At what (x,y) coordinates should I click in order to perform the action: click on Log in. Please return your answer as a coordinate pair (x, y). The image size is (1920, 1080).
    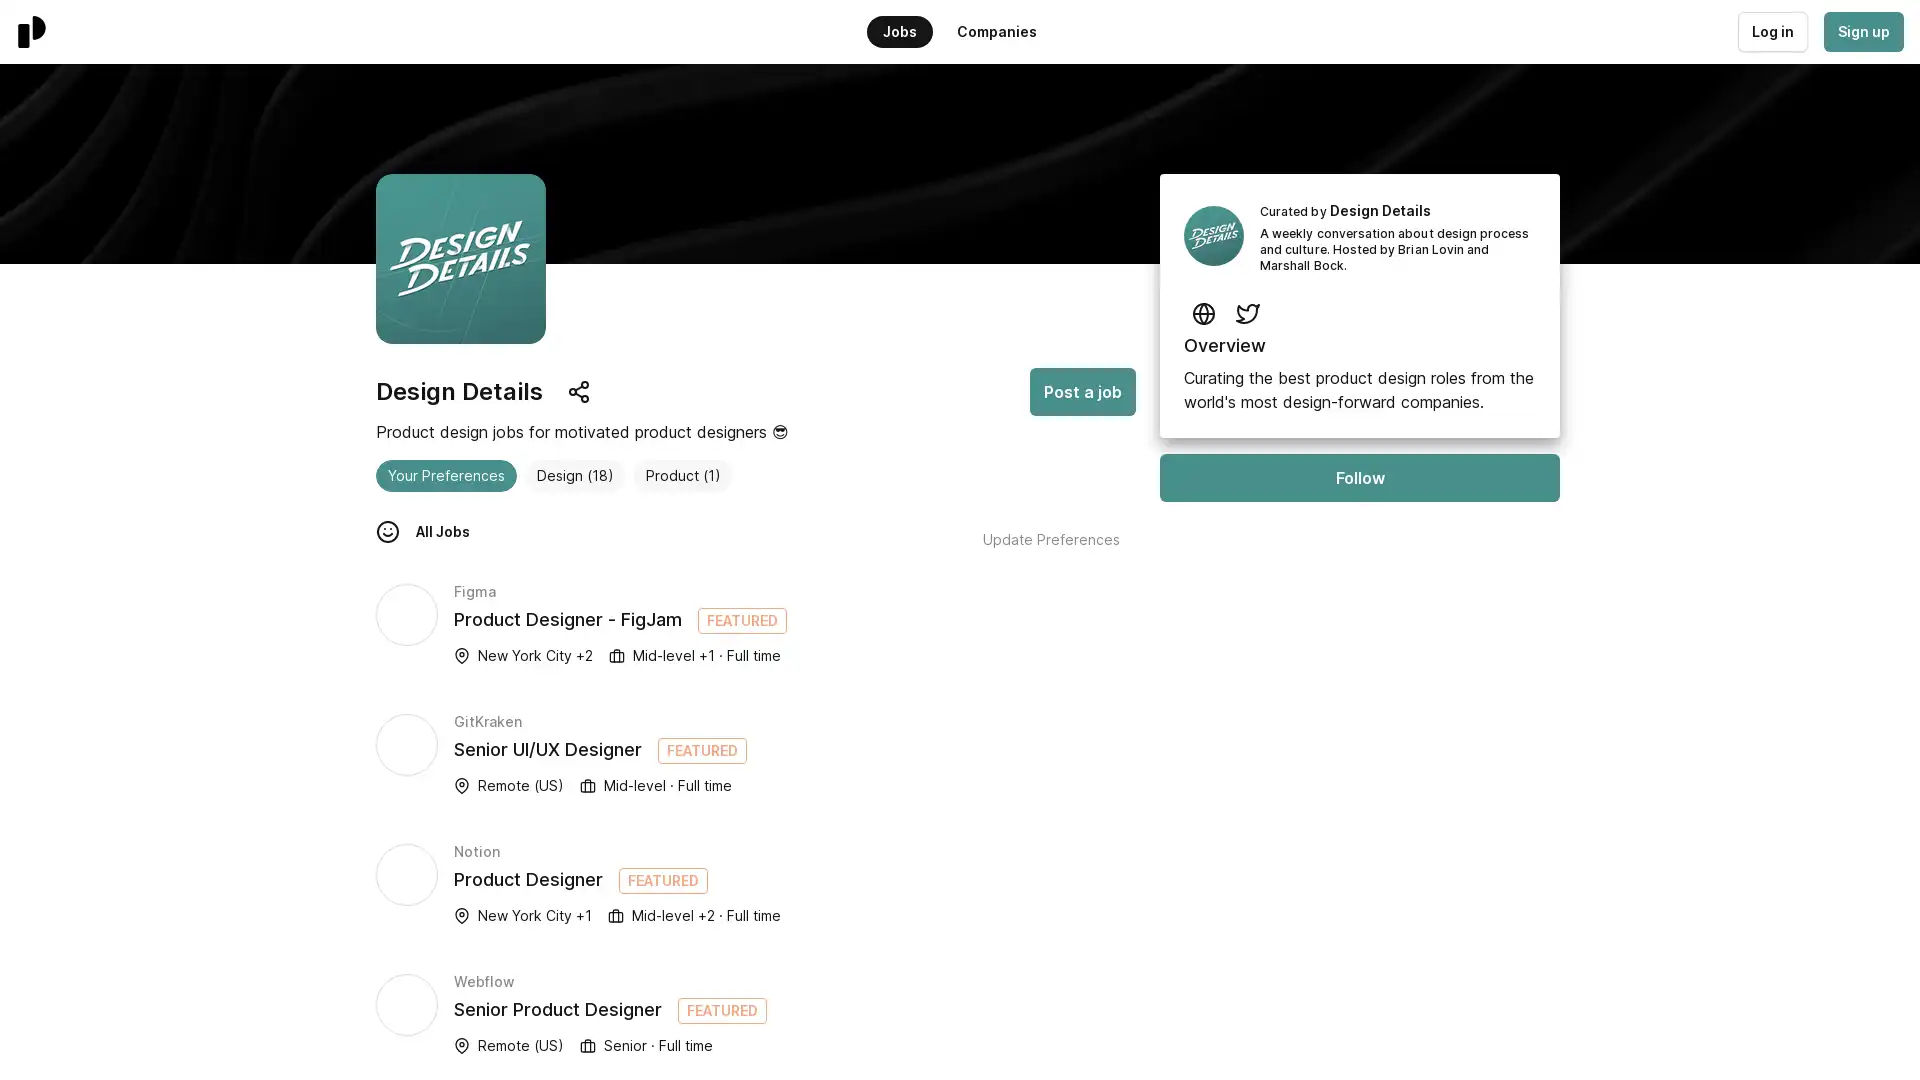
    Looking at the image, I should click on (1771, 31).